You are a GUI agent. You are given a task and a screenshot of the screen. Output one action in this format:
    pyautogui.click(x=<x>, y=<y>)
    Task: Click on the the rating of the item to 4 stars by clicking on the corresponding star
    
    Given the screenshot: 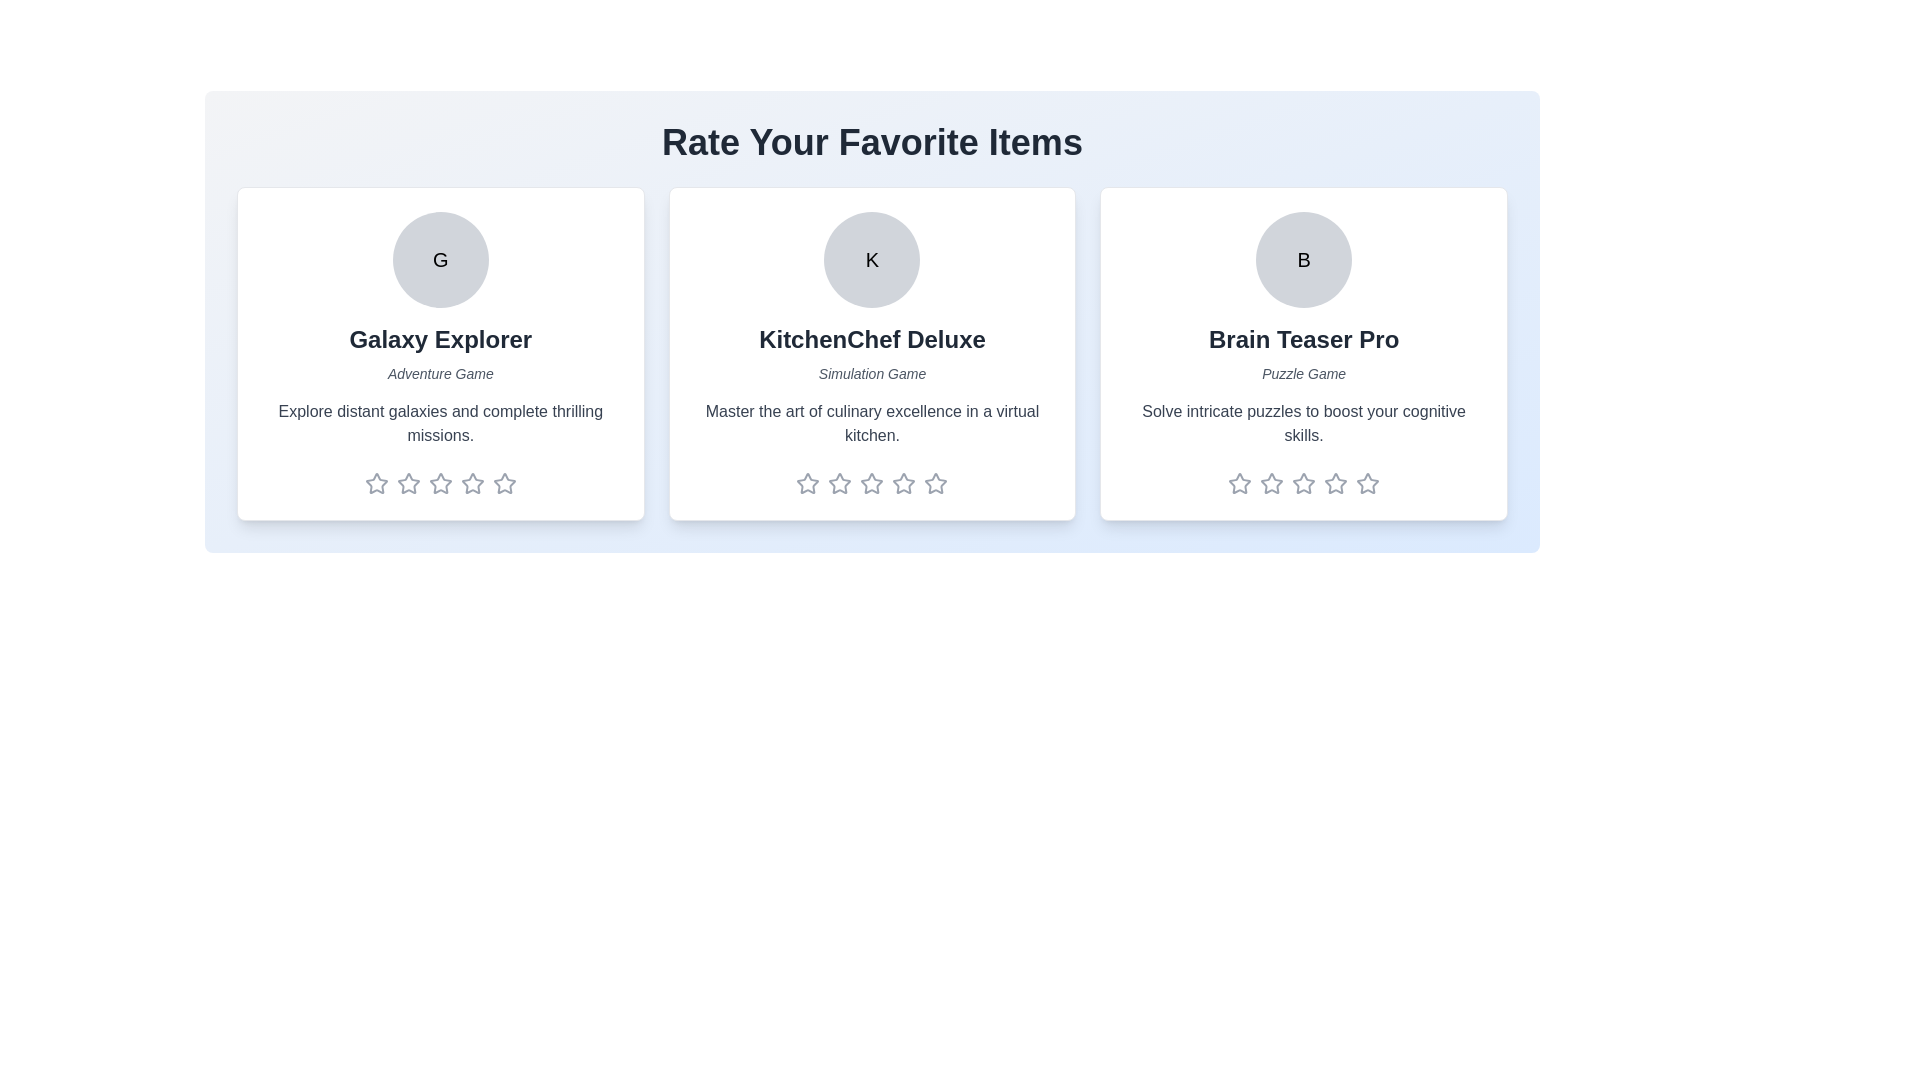 What is the action you would take?
    pyautogui.click(x=471, y=483)
    